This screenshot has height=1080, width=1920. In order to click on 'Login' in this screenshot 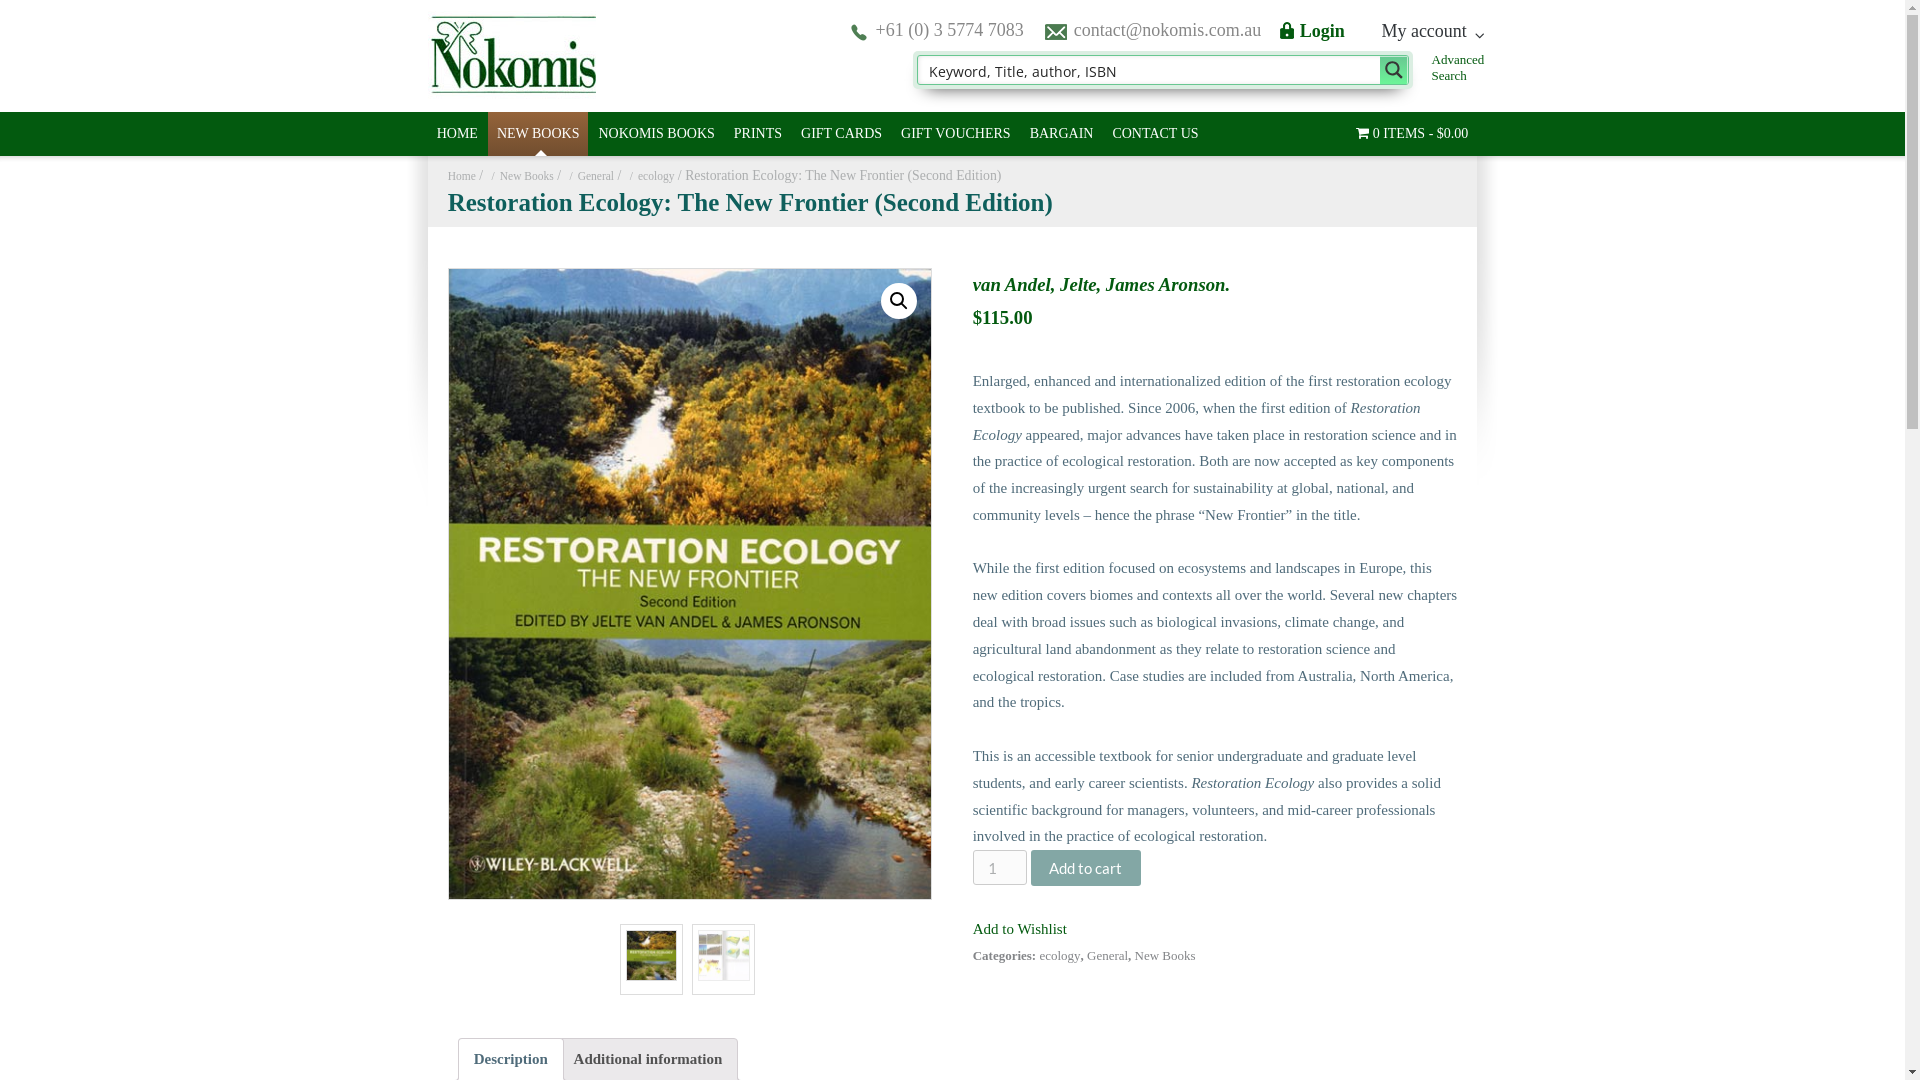, I will do `click(1311, 31)`.